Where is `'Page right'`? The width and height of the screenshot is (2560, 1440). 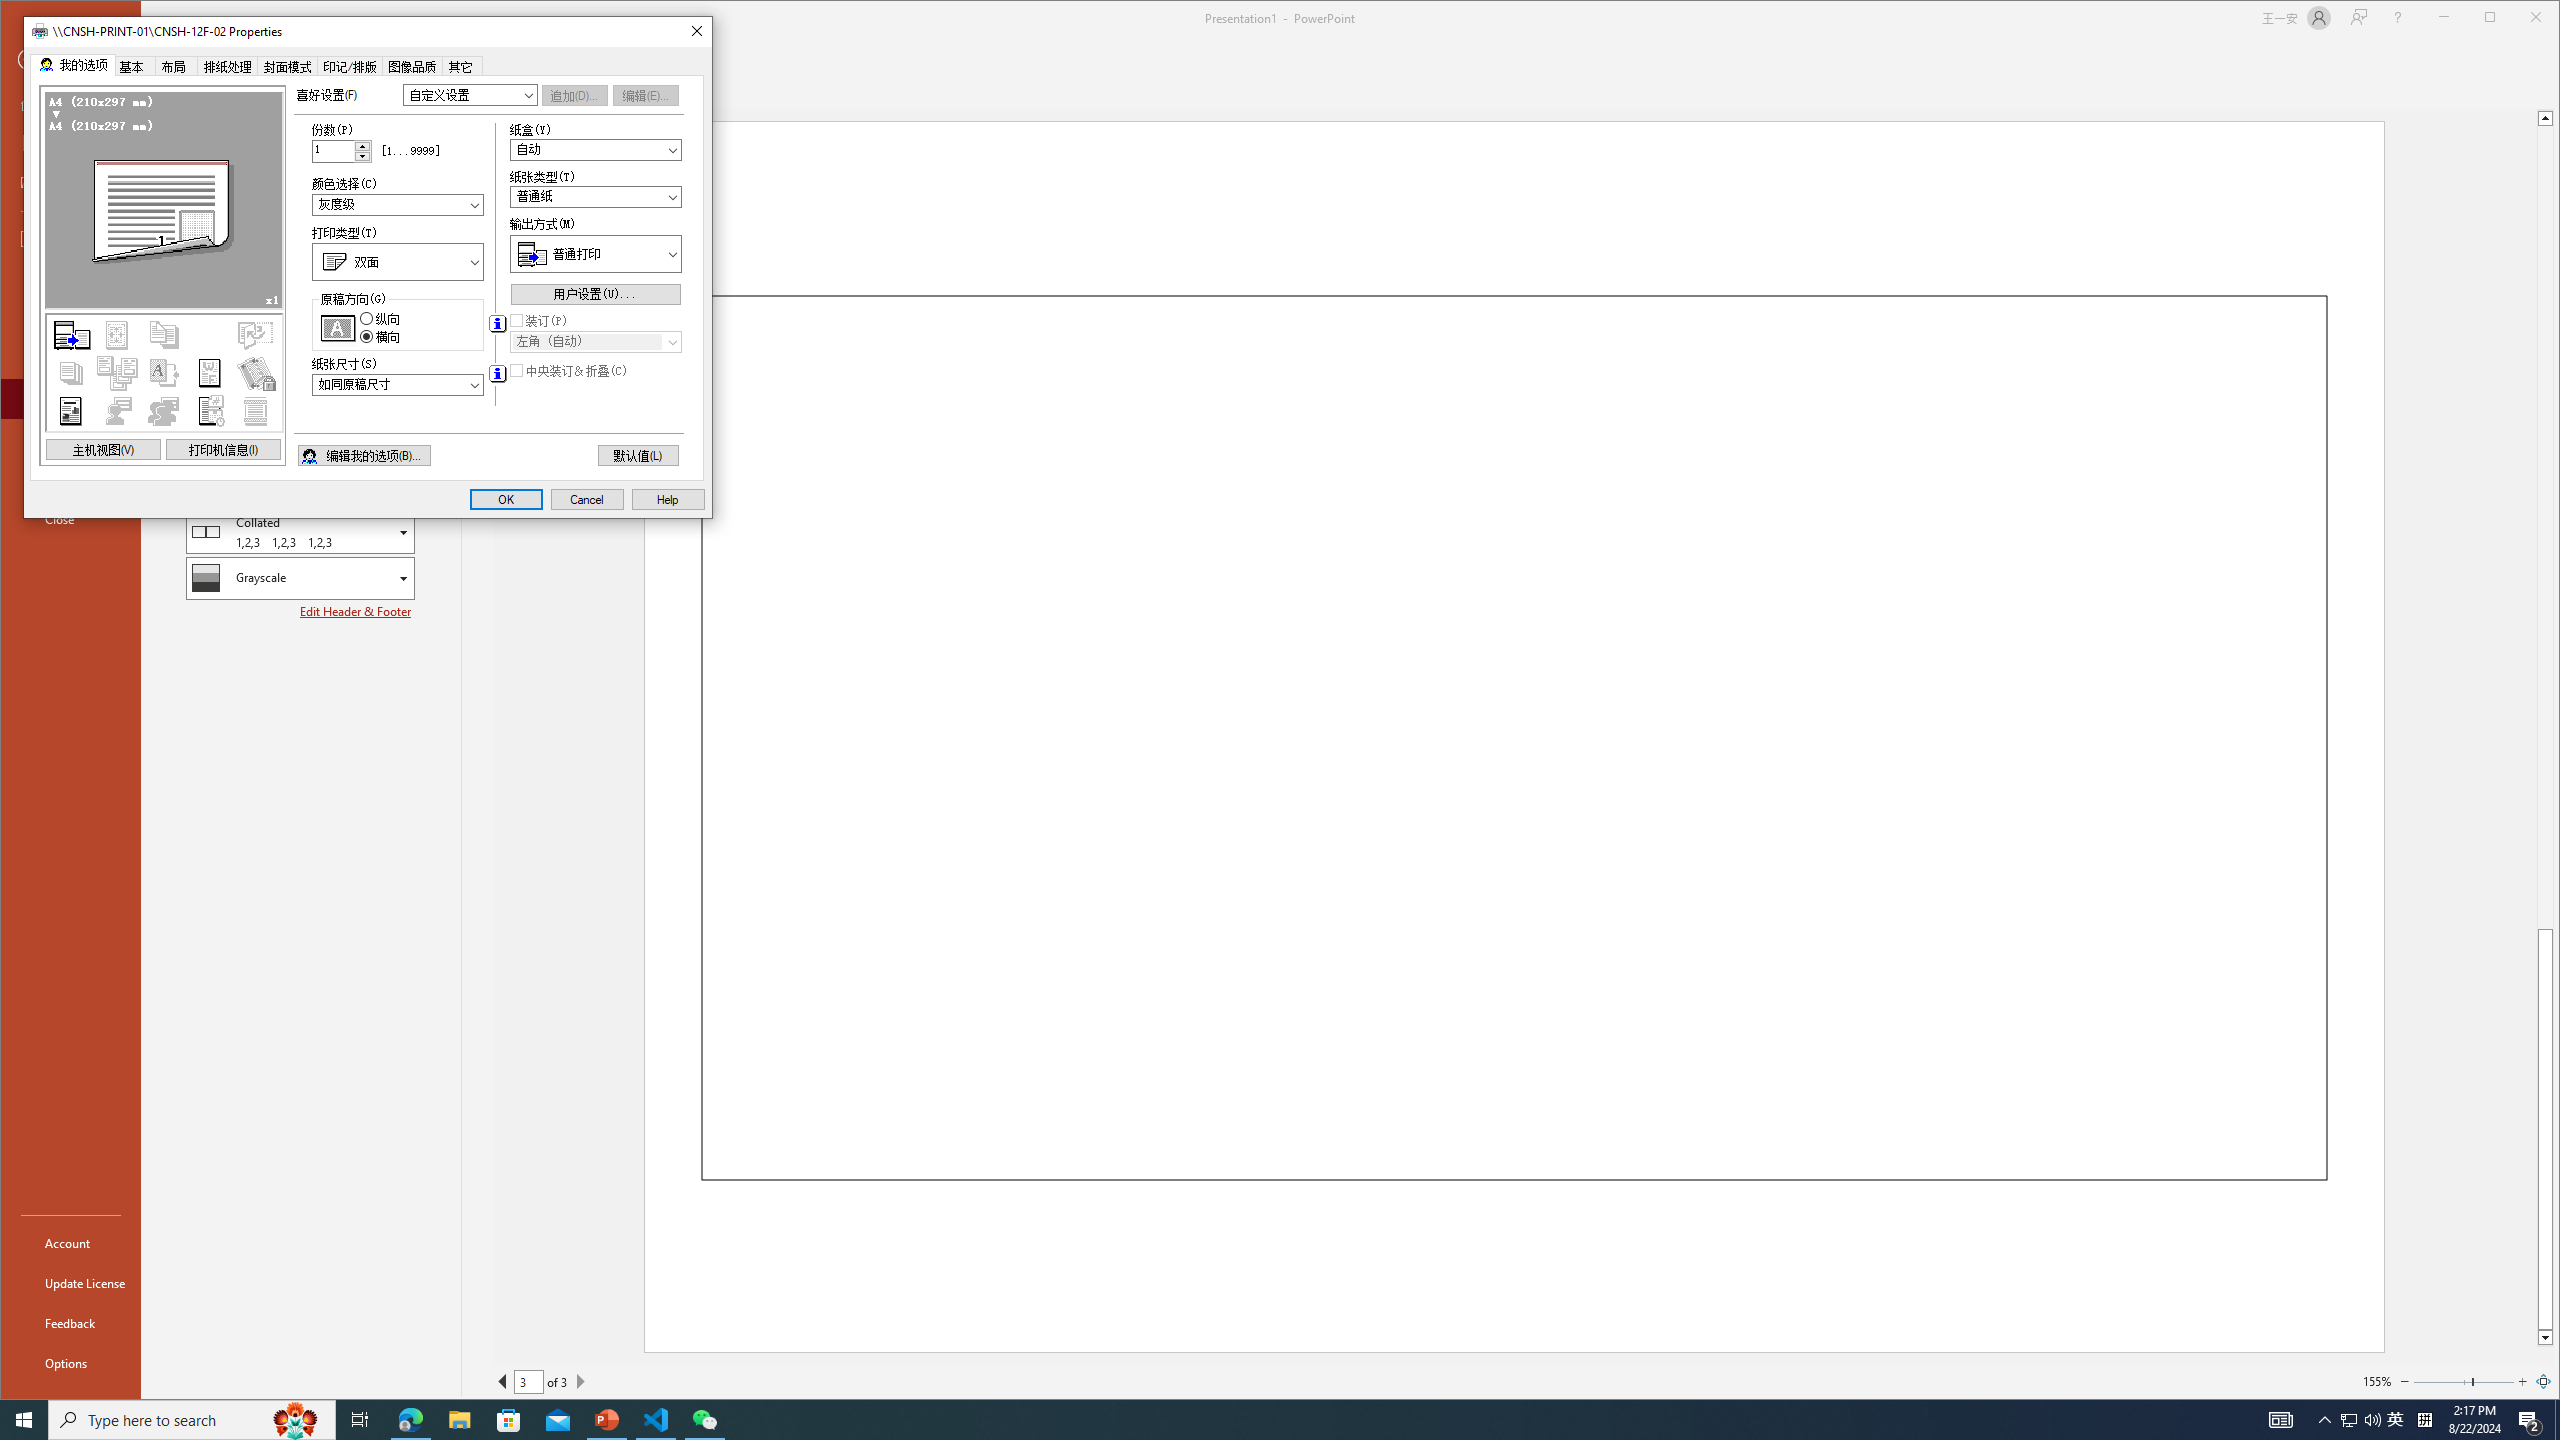
'Page right' is located at coordinates (2494, 1380).